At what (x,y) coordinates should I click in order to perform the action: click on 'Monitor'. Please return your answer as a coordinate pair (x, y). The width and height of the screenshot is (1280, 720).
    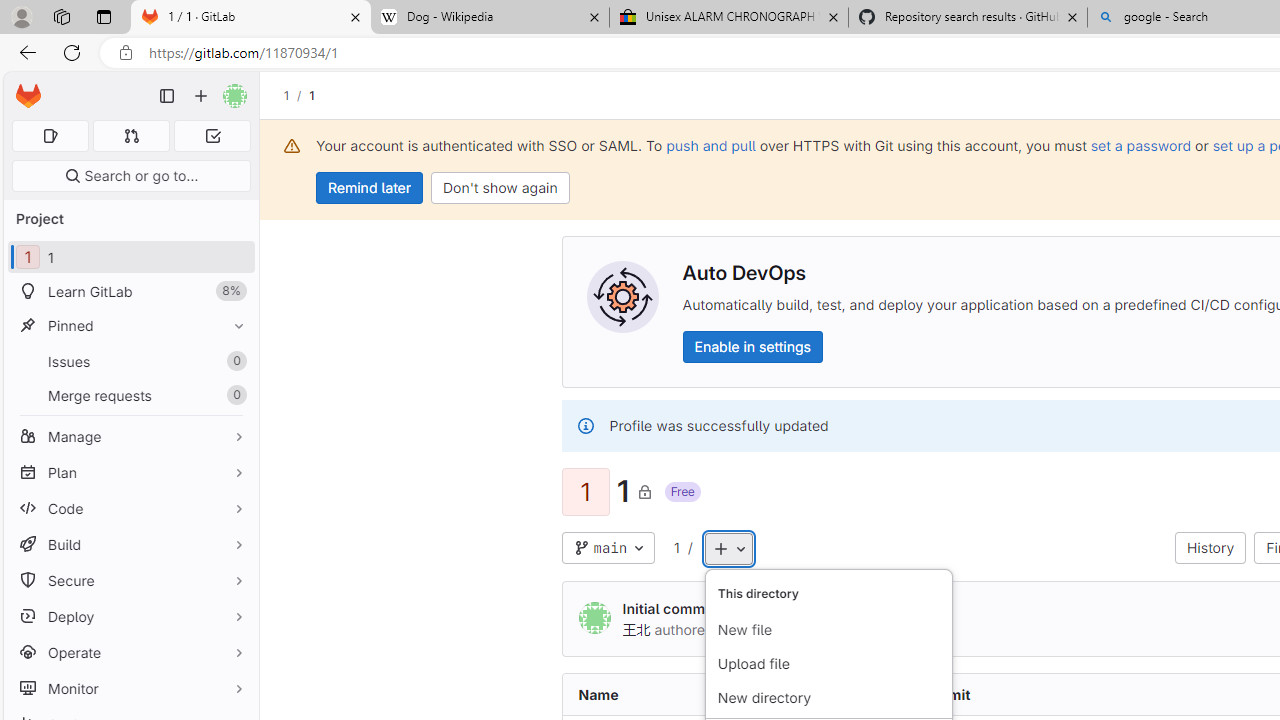
    Looking at the image, I should click on (130, 687).